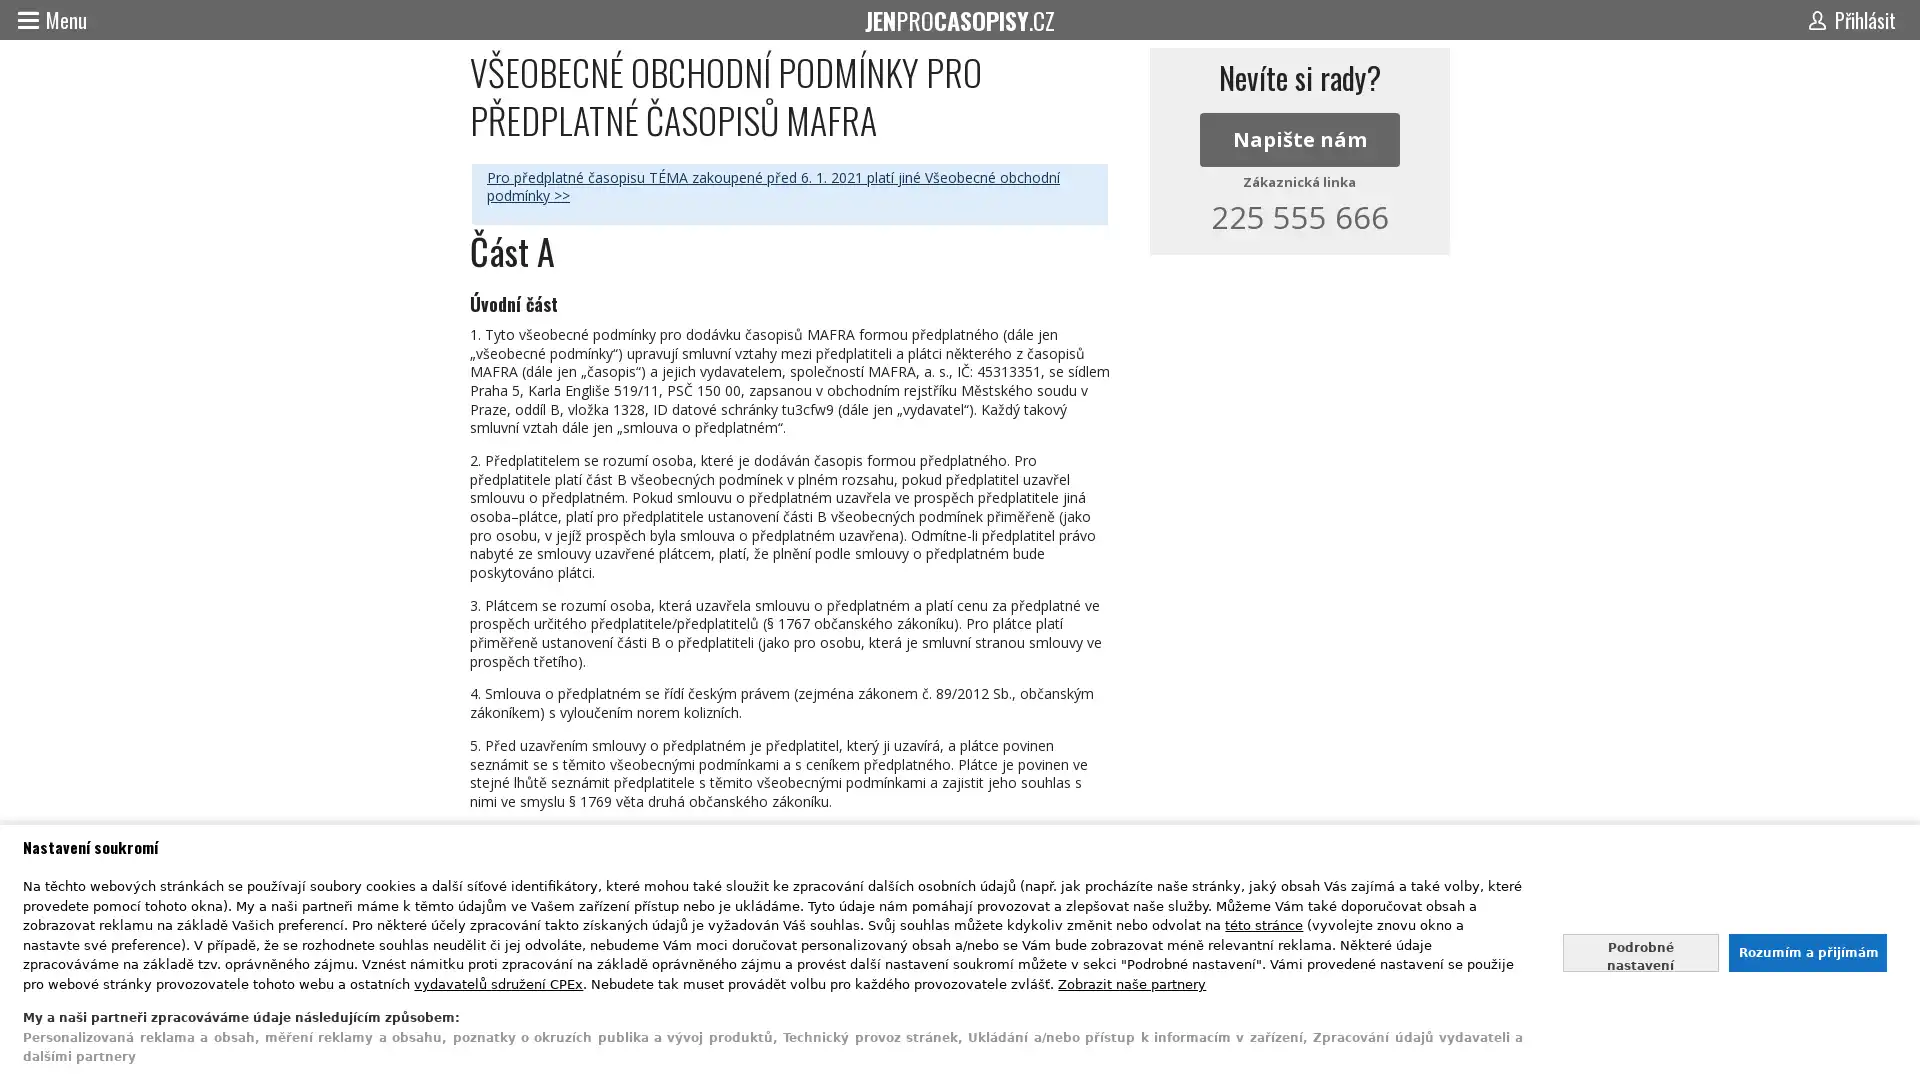  I want to click on Zobrazit nase partnery, so click(1132, 982).